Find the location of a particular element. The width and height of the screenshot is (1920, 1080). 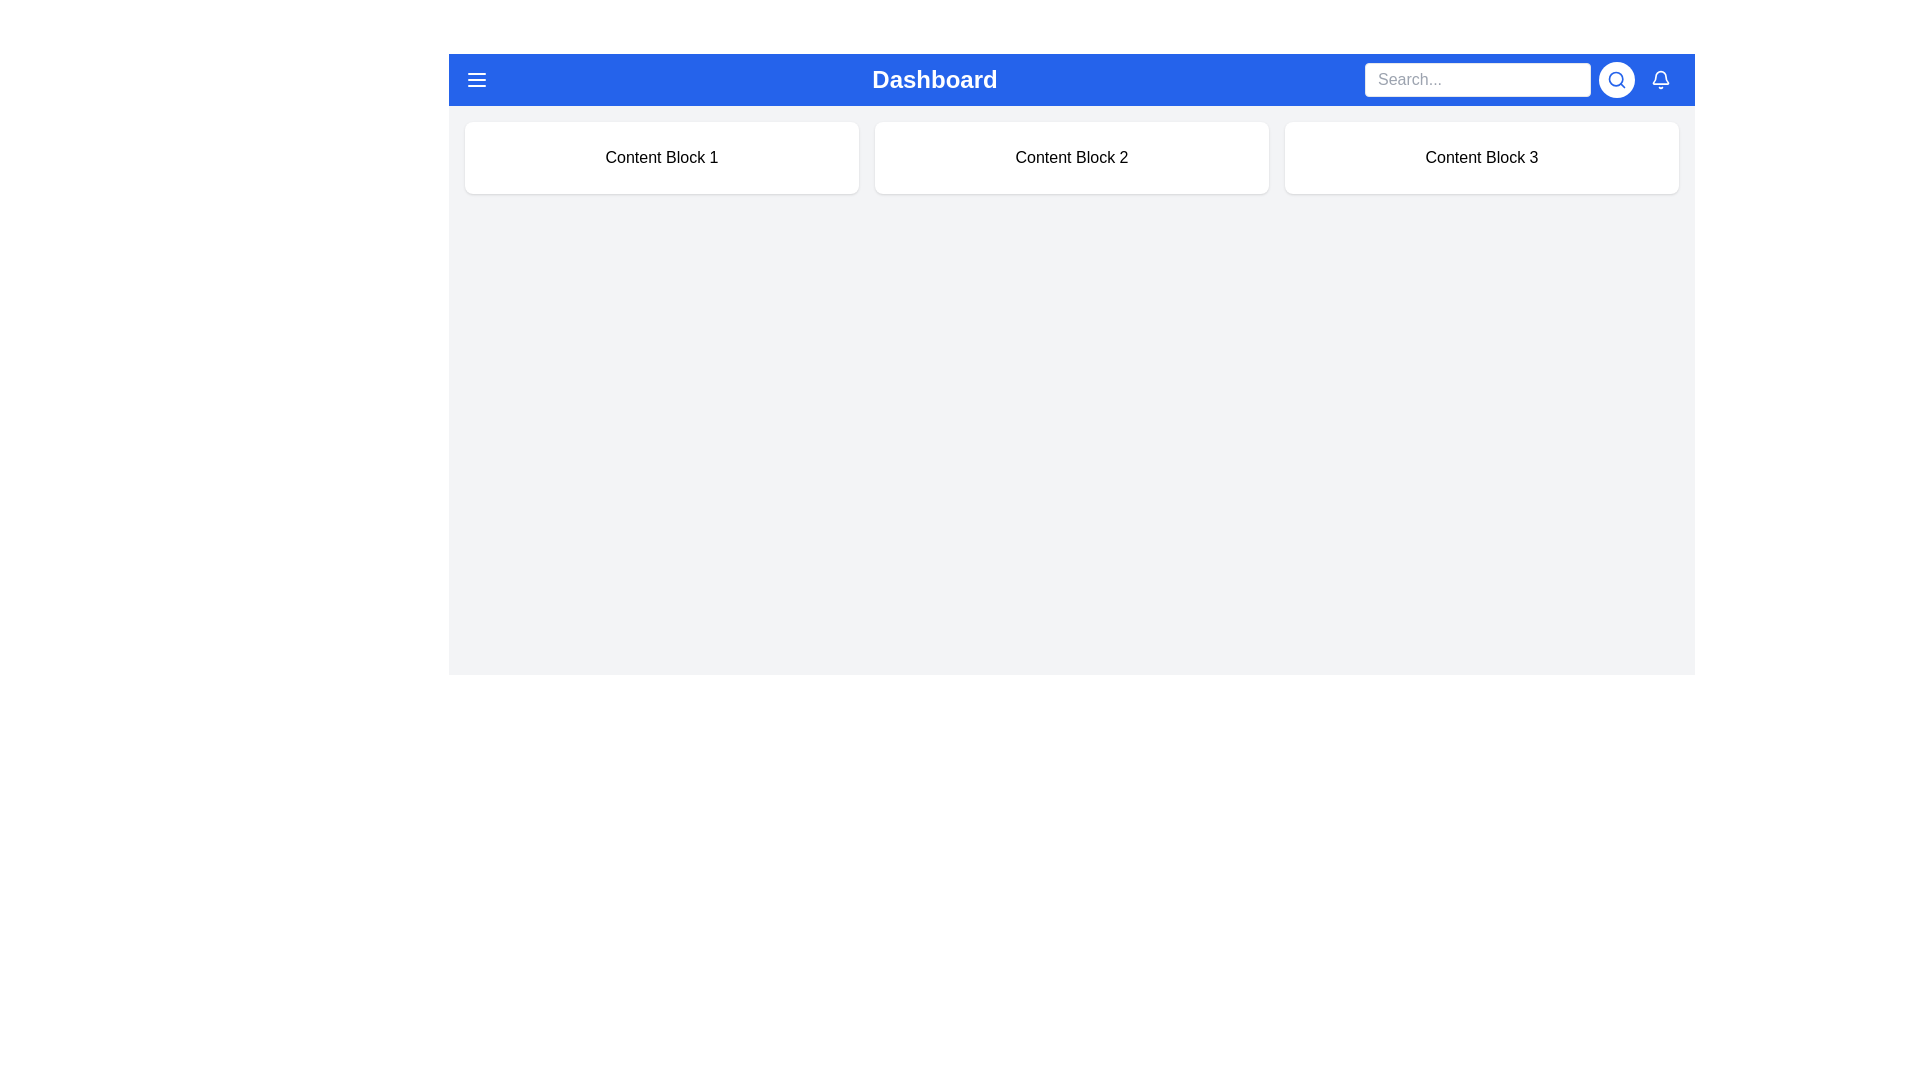

text from the 'Dashboard' static label, which is styled in bold and large font, located at the center top of the interface is located at coordinates (934, 79).